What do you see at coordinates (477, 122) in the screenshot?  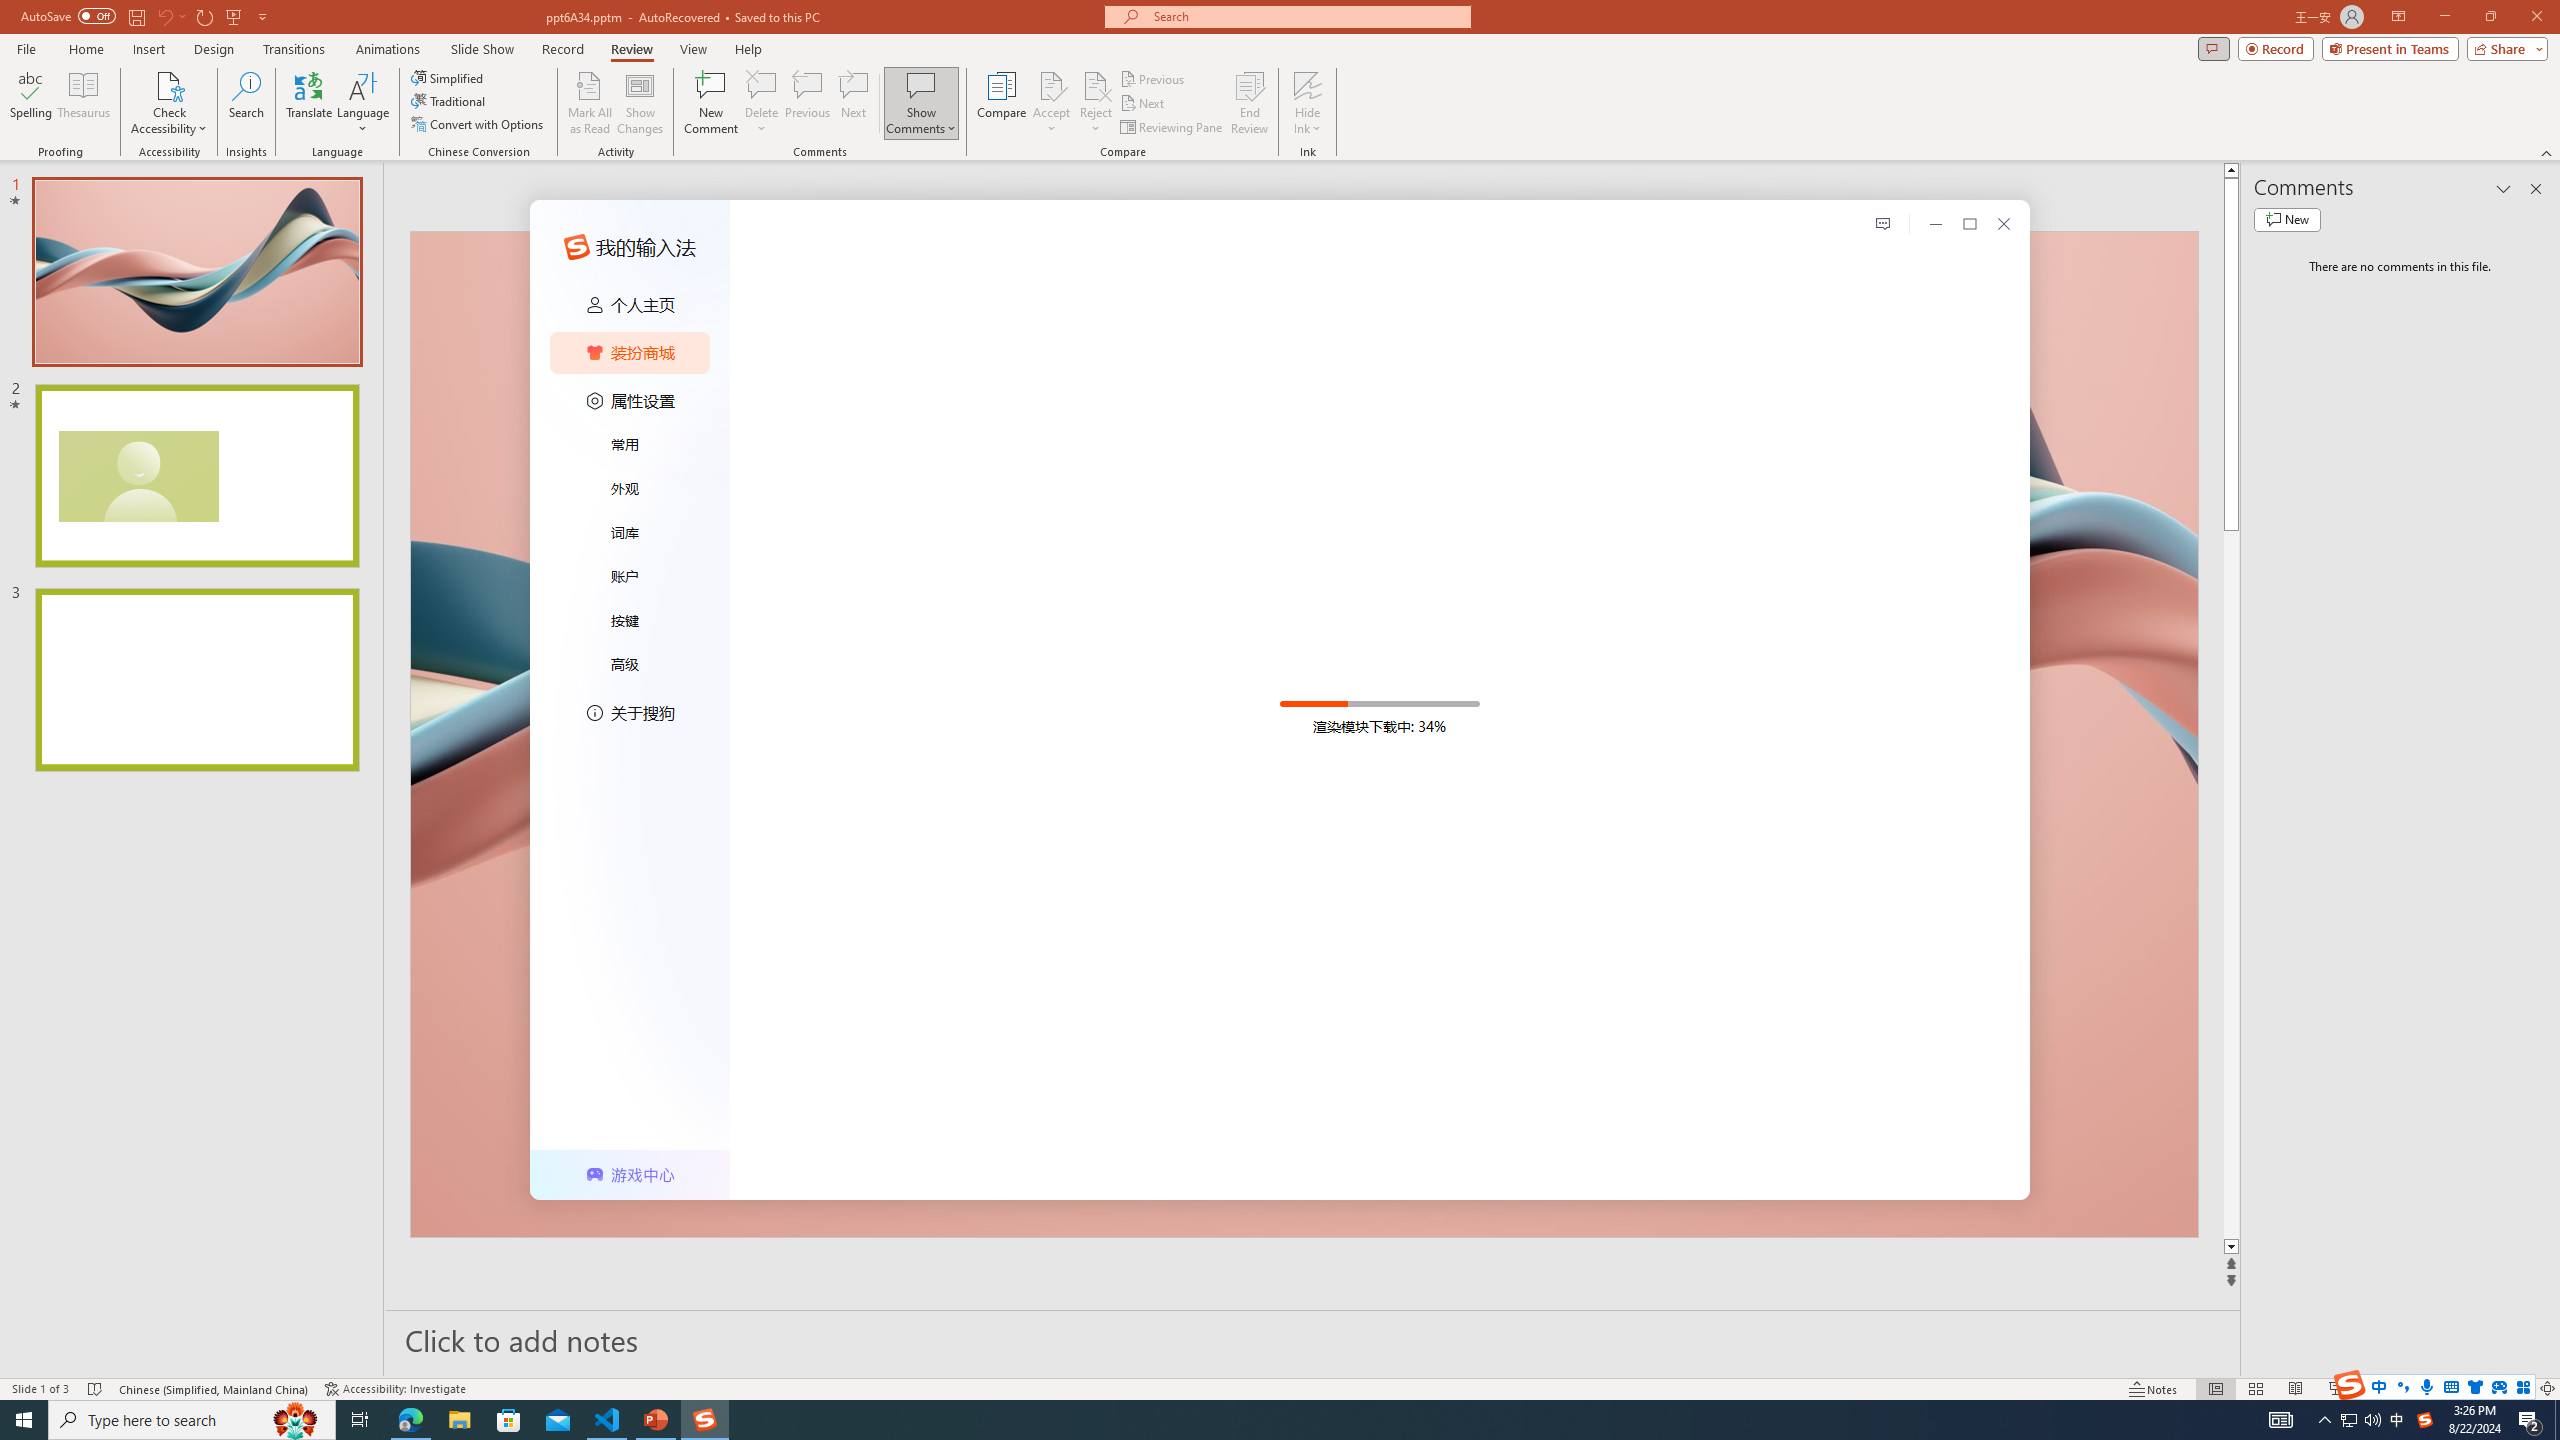 I see `'Convert with Options...'` at bounding box center [477, 122].